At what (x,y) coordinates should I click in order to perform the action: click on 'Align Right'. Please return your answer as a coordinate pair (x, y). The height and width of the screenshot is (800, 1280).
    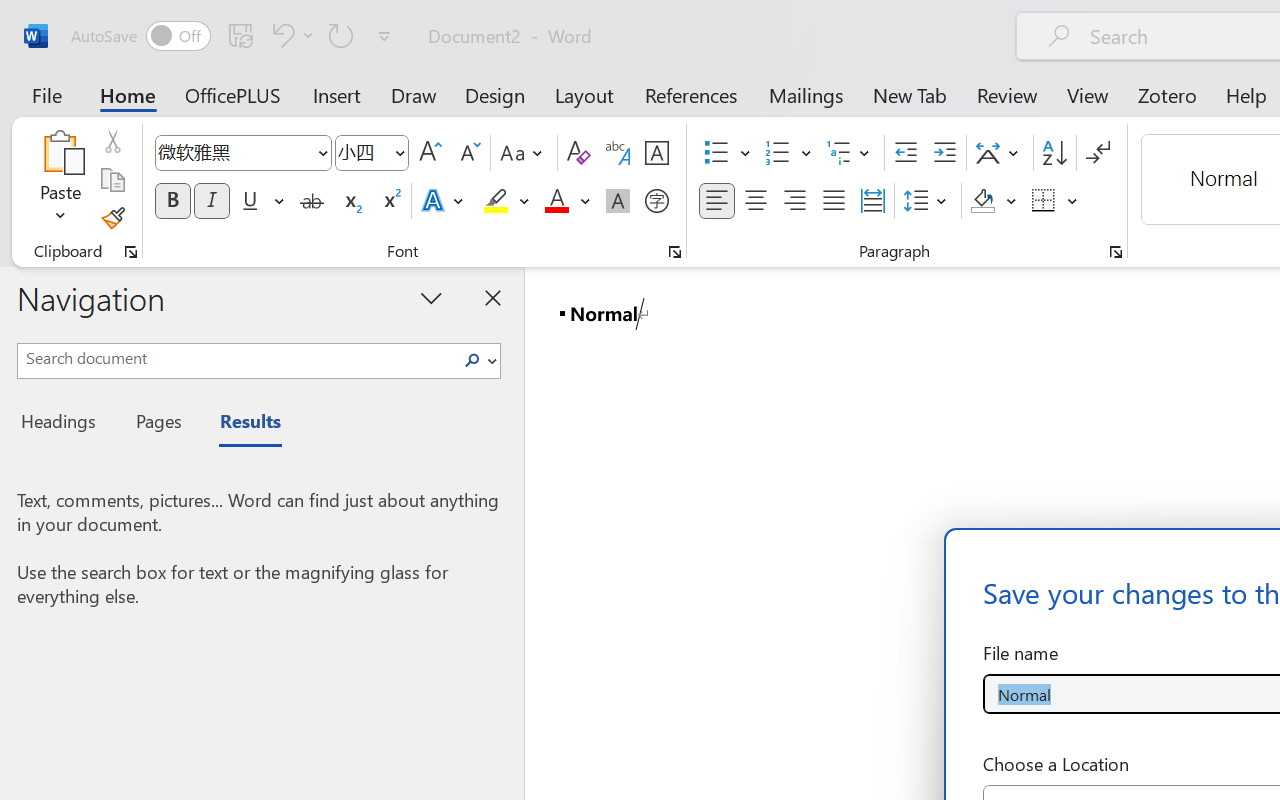
    Looking at the image, I should click on (793, 201).